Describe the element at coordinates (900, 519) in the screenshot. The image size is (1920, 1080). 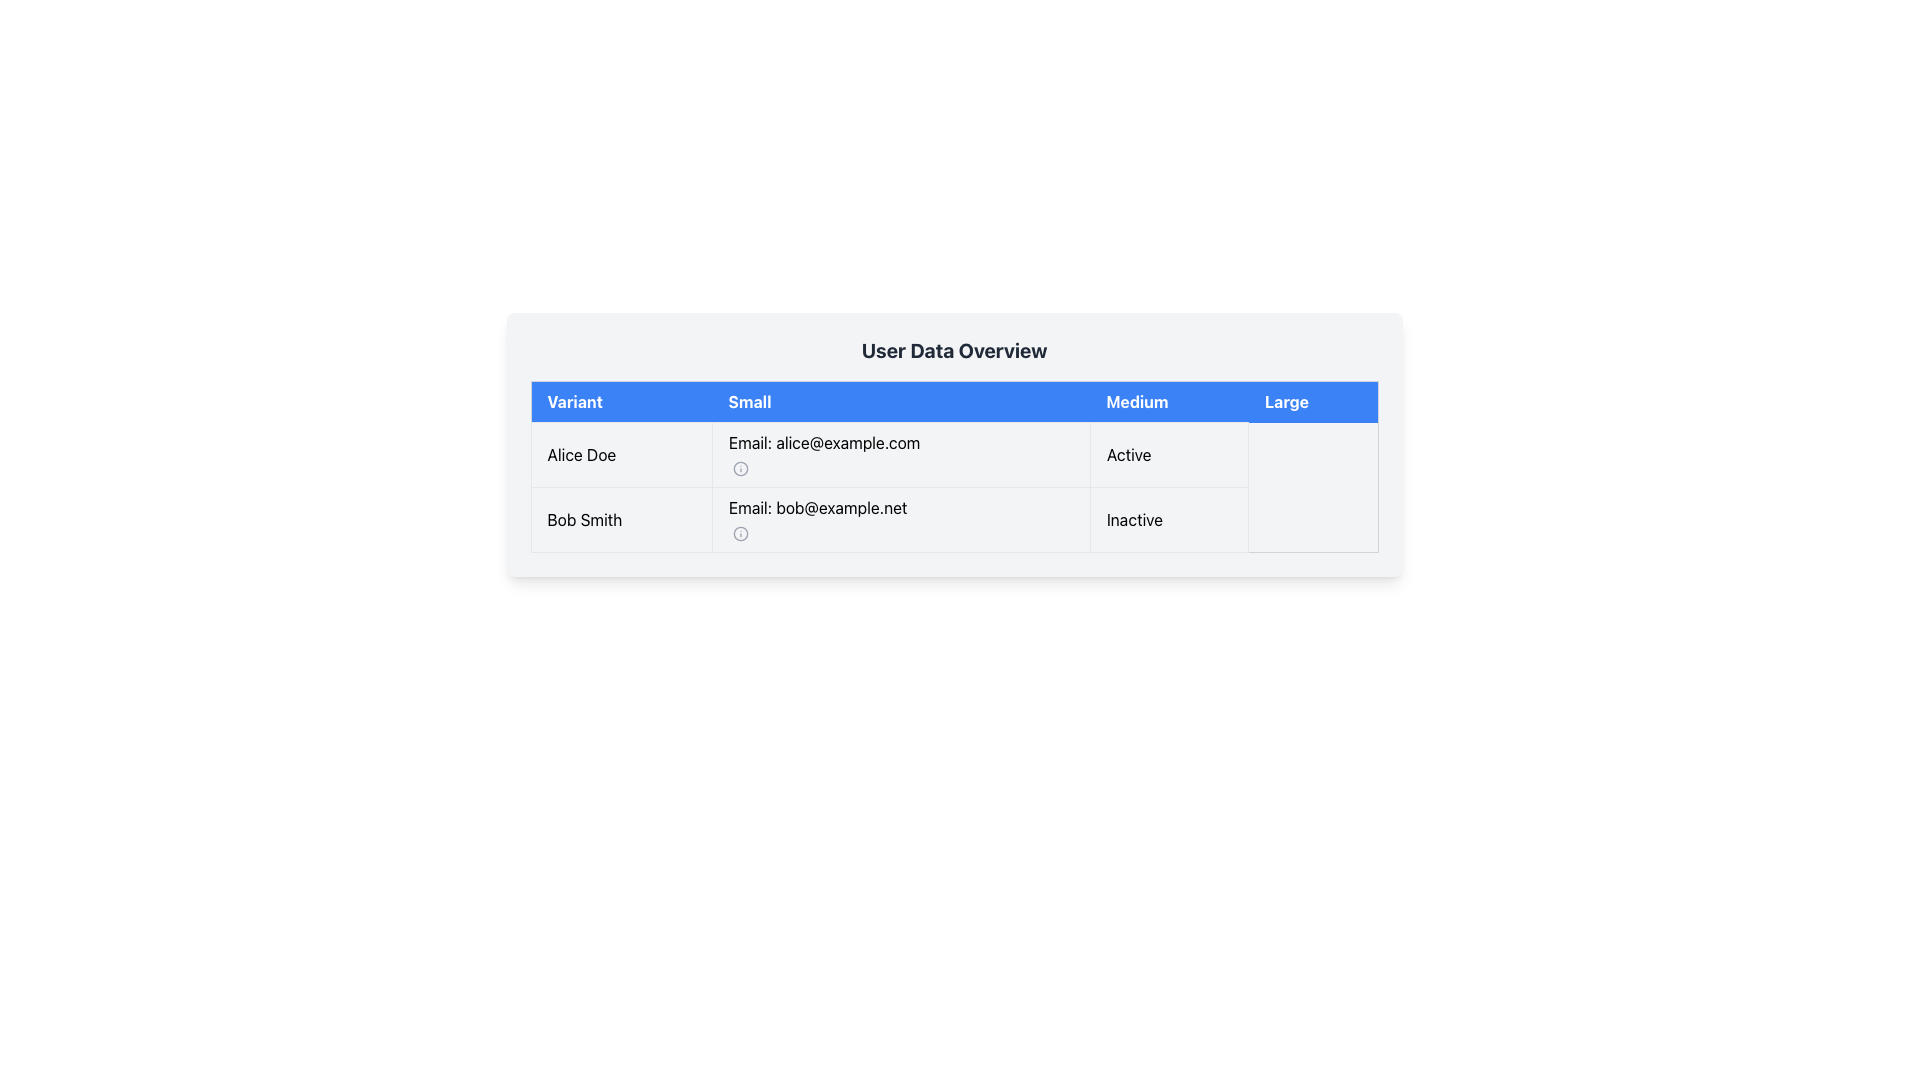
I see `email address displayed in the Text Label located in the 'Small' column of the 'User Data Overview' table, specifically under the row for 'Bob Smith'` at that location.